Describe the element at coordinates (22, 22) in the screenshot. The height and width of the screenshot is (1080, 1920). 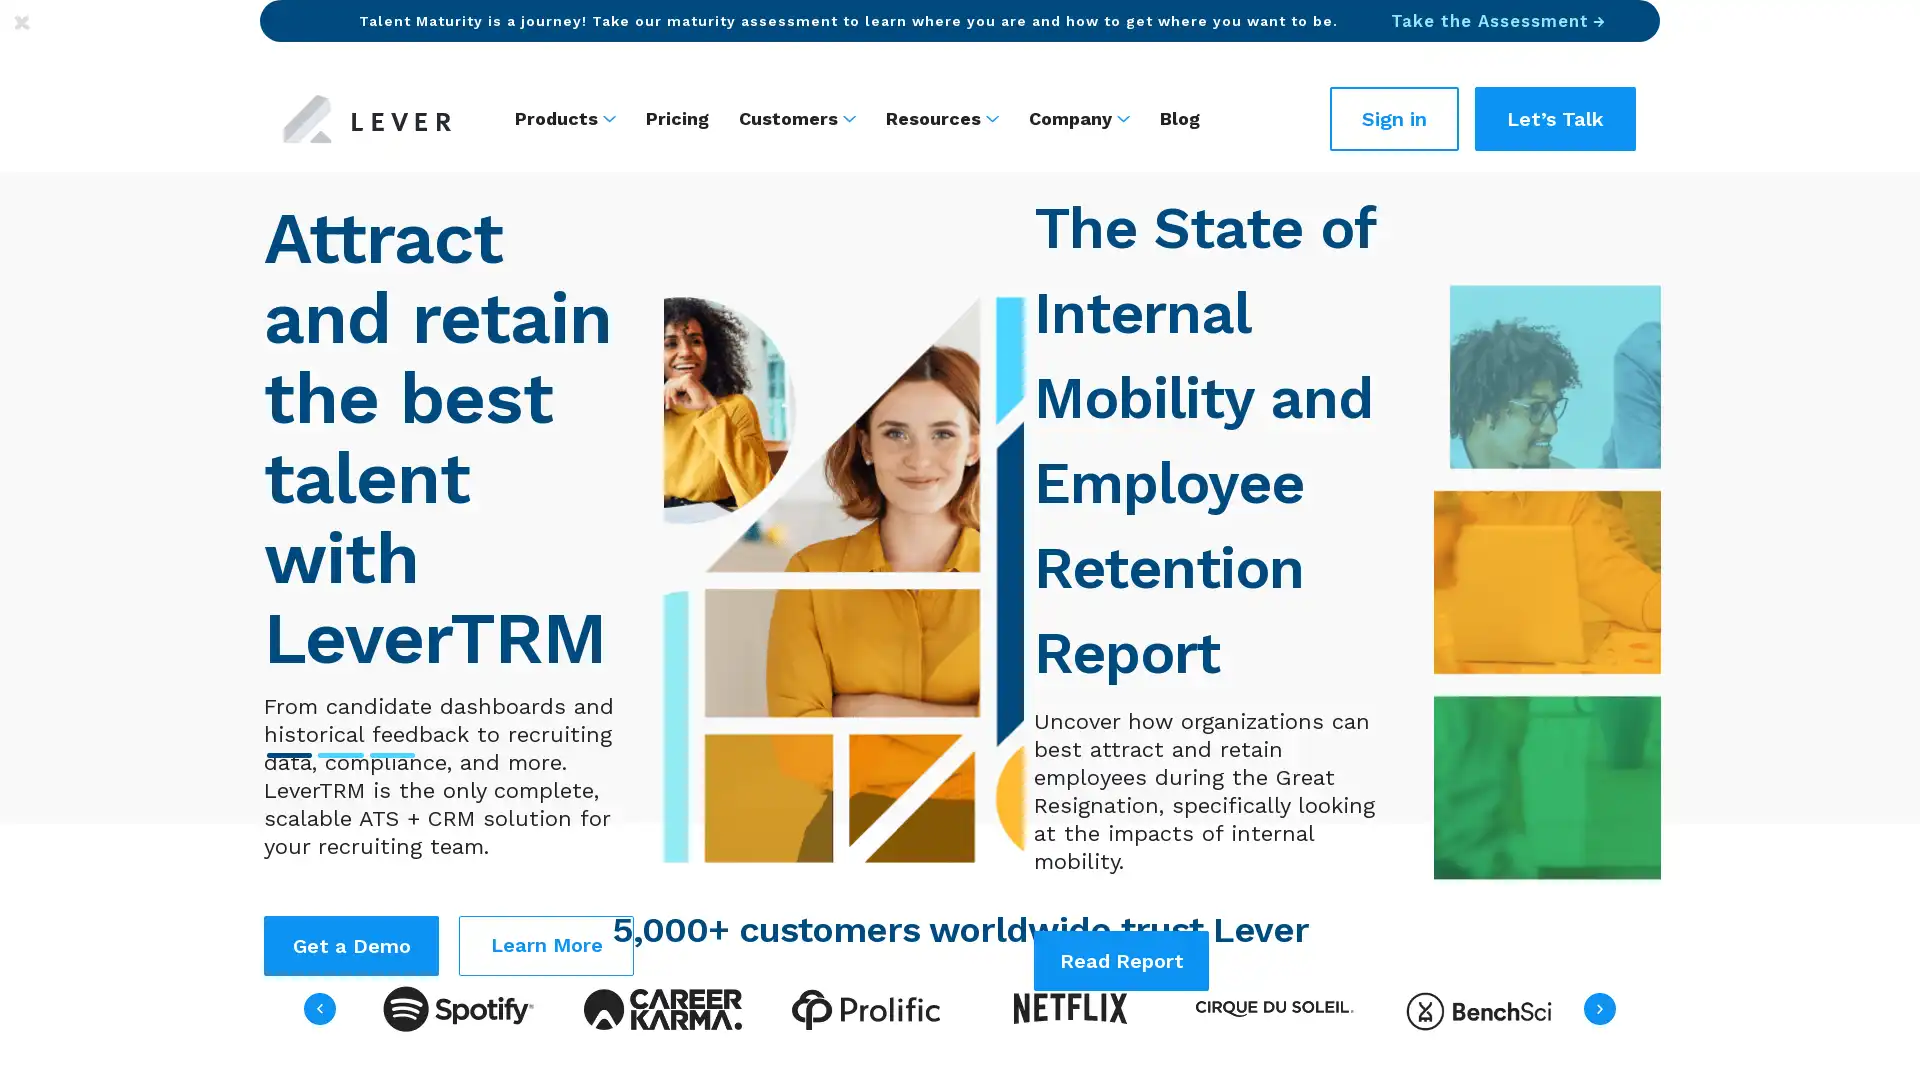
I see `Close` at that location.